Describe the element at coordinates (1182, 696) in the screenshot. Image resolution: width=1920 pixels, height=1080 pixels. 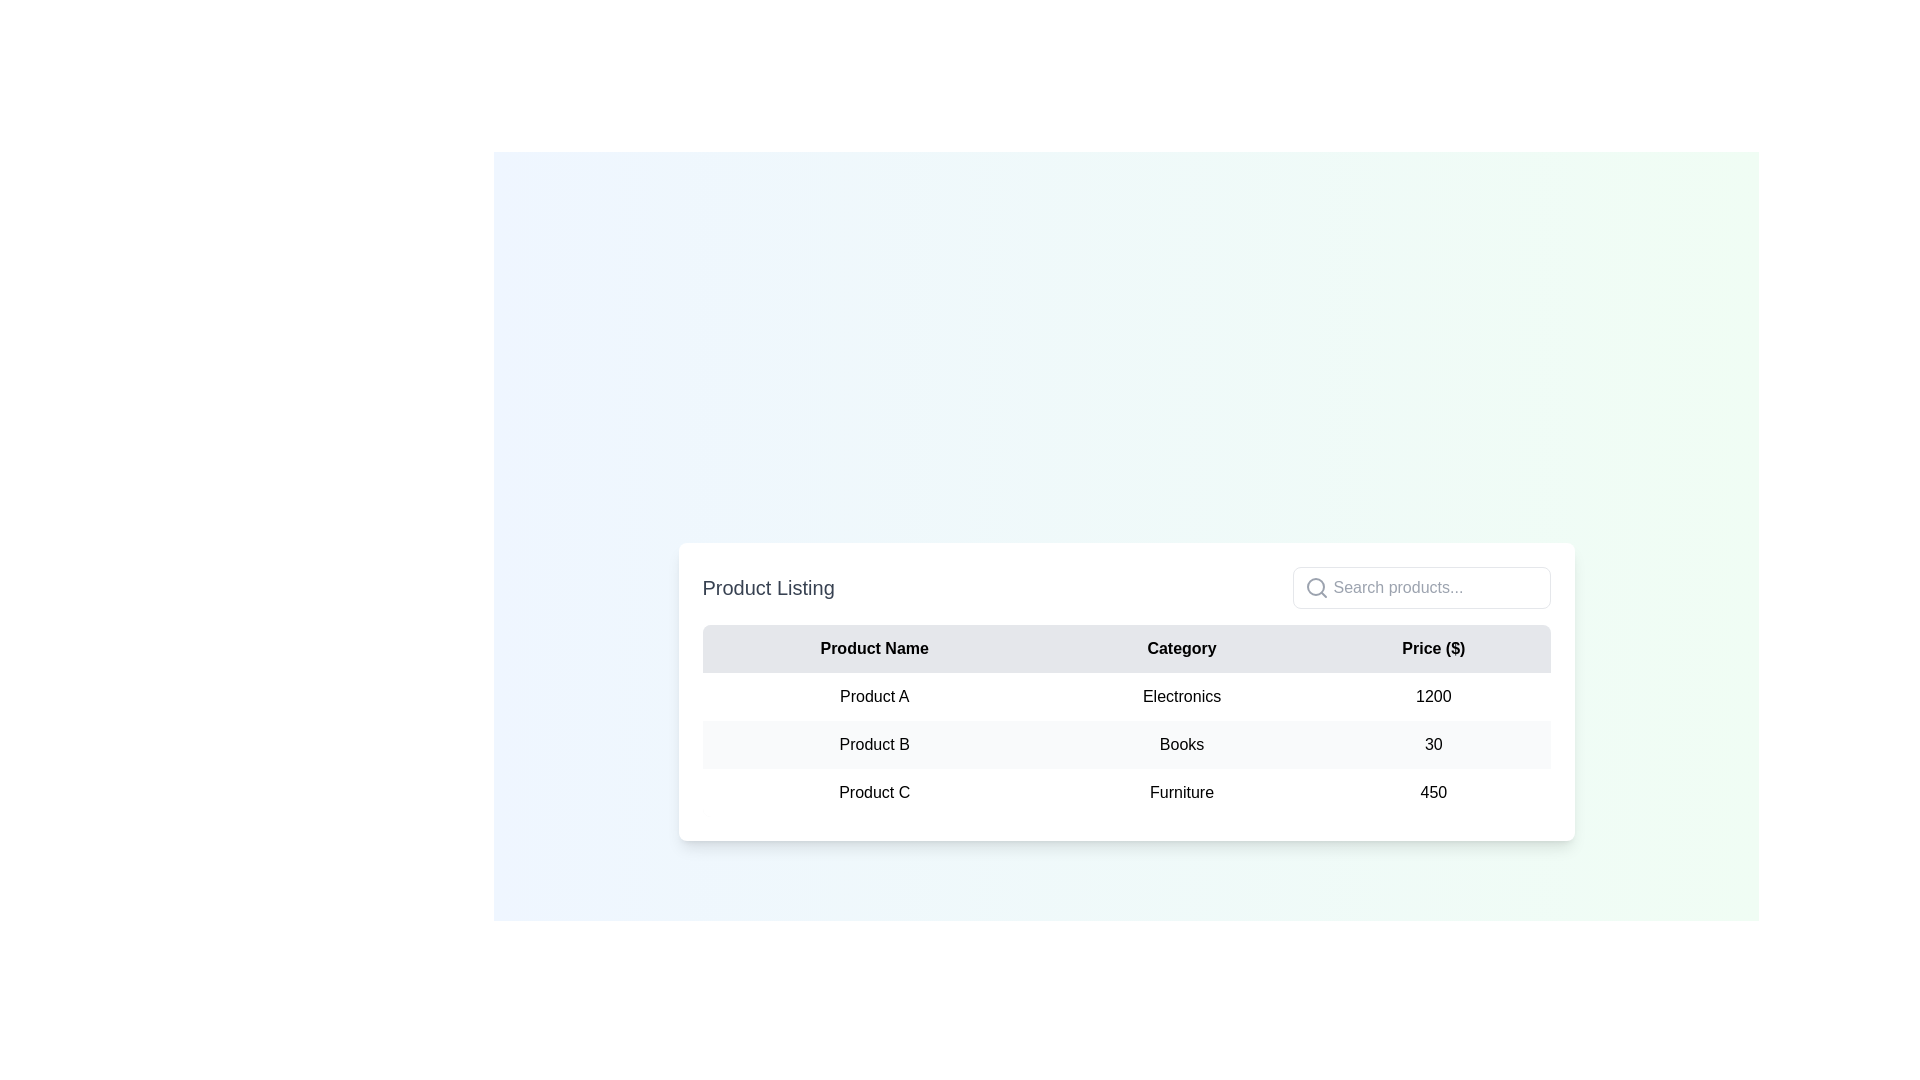
I see `the 'Electronics' text label located in the second row, middle column of the table under the 'Category' header` at that location.